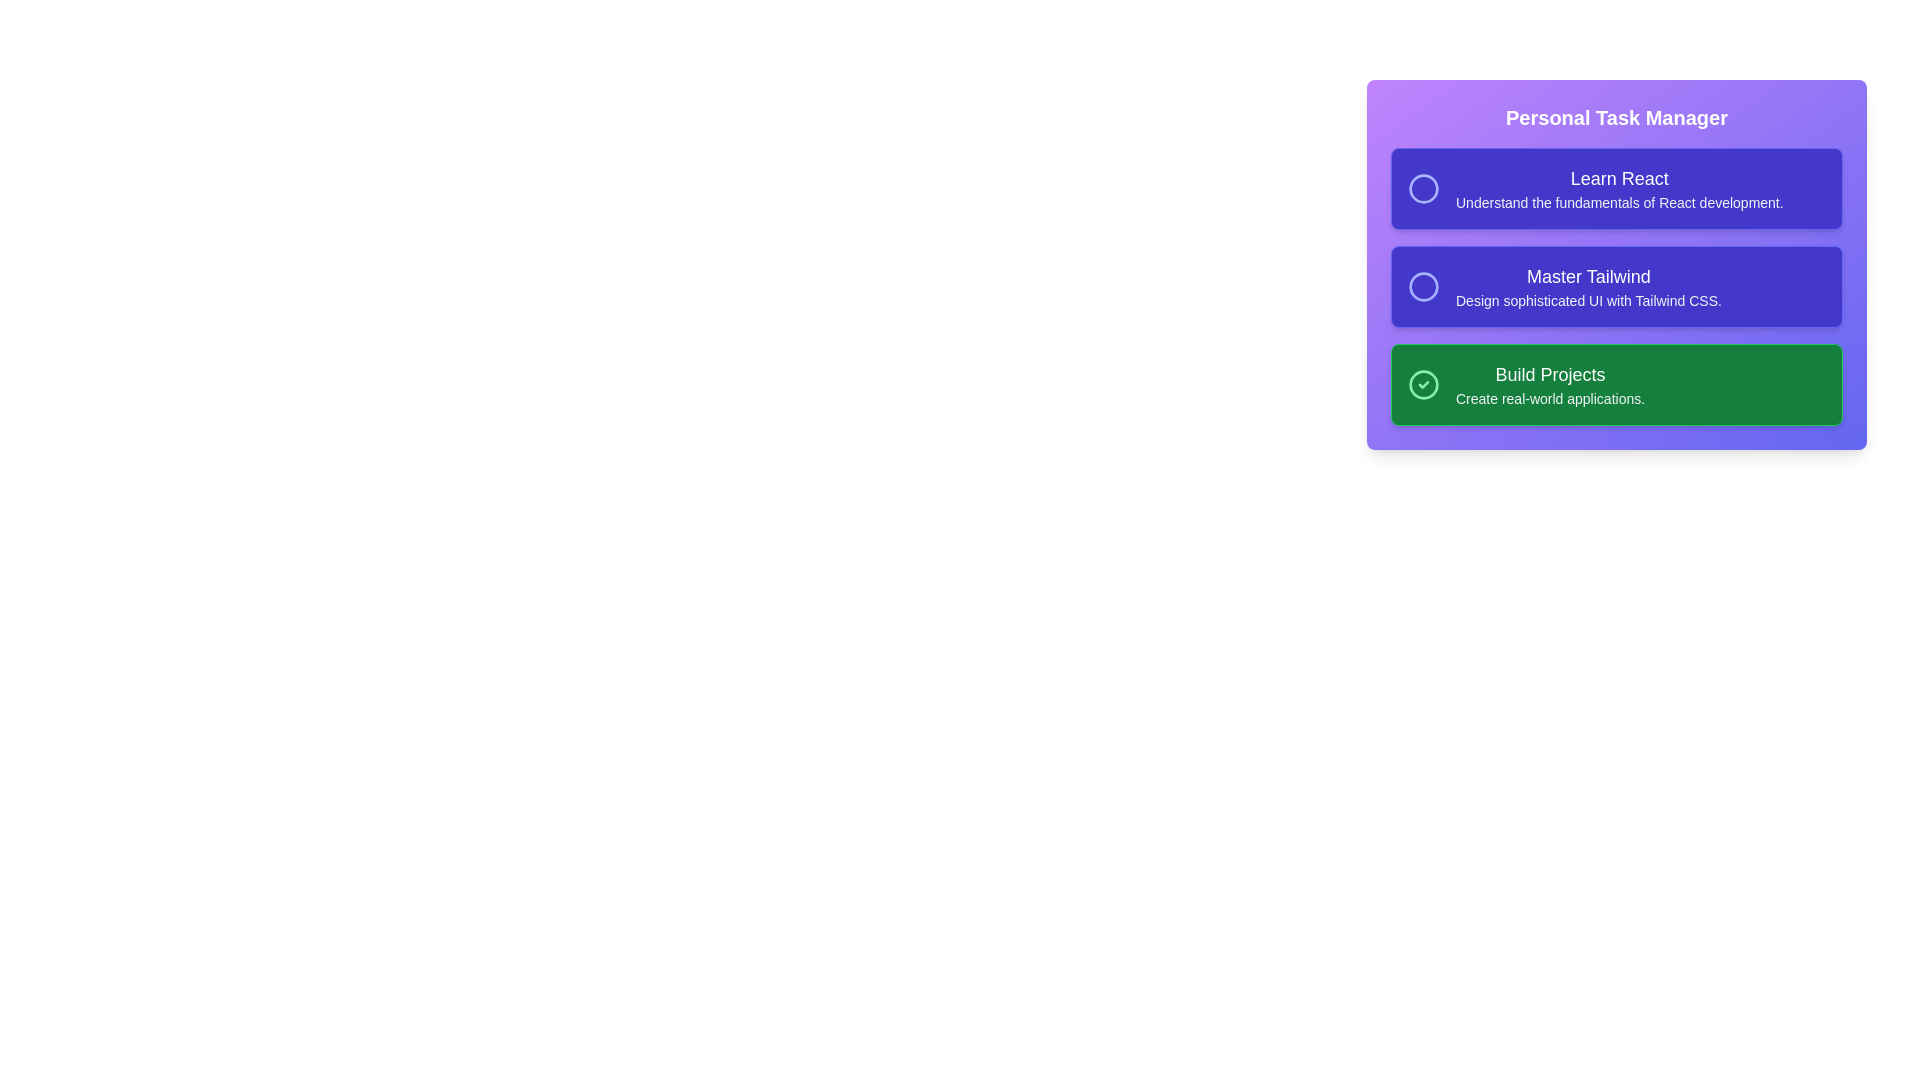  I want to click on the task card labeled 'Master Tailwind' to toggle its completion state, so click(1617, 286).